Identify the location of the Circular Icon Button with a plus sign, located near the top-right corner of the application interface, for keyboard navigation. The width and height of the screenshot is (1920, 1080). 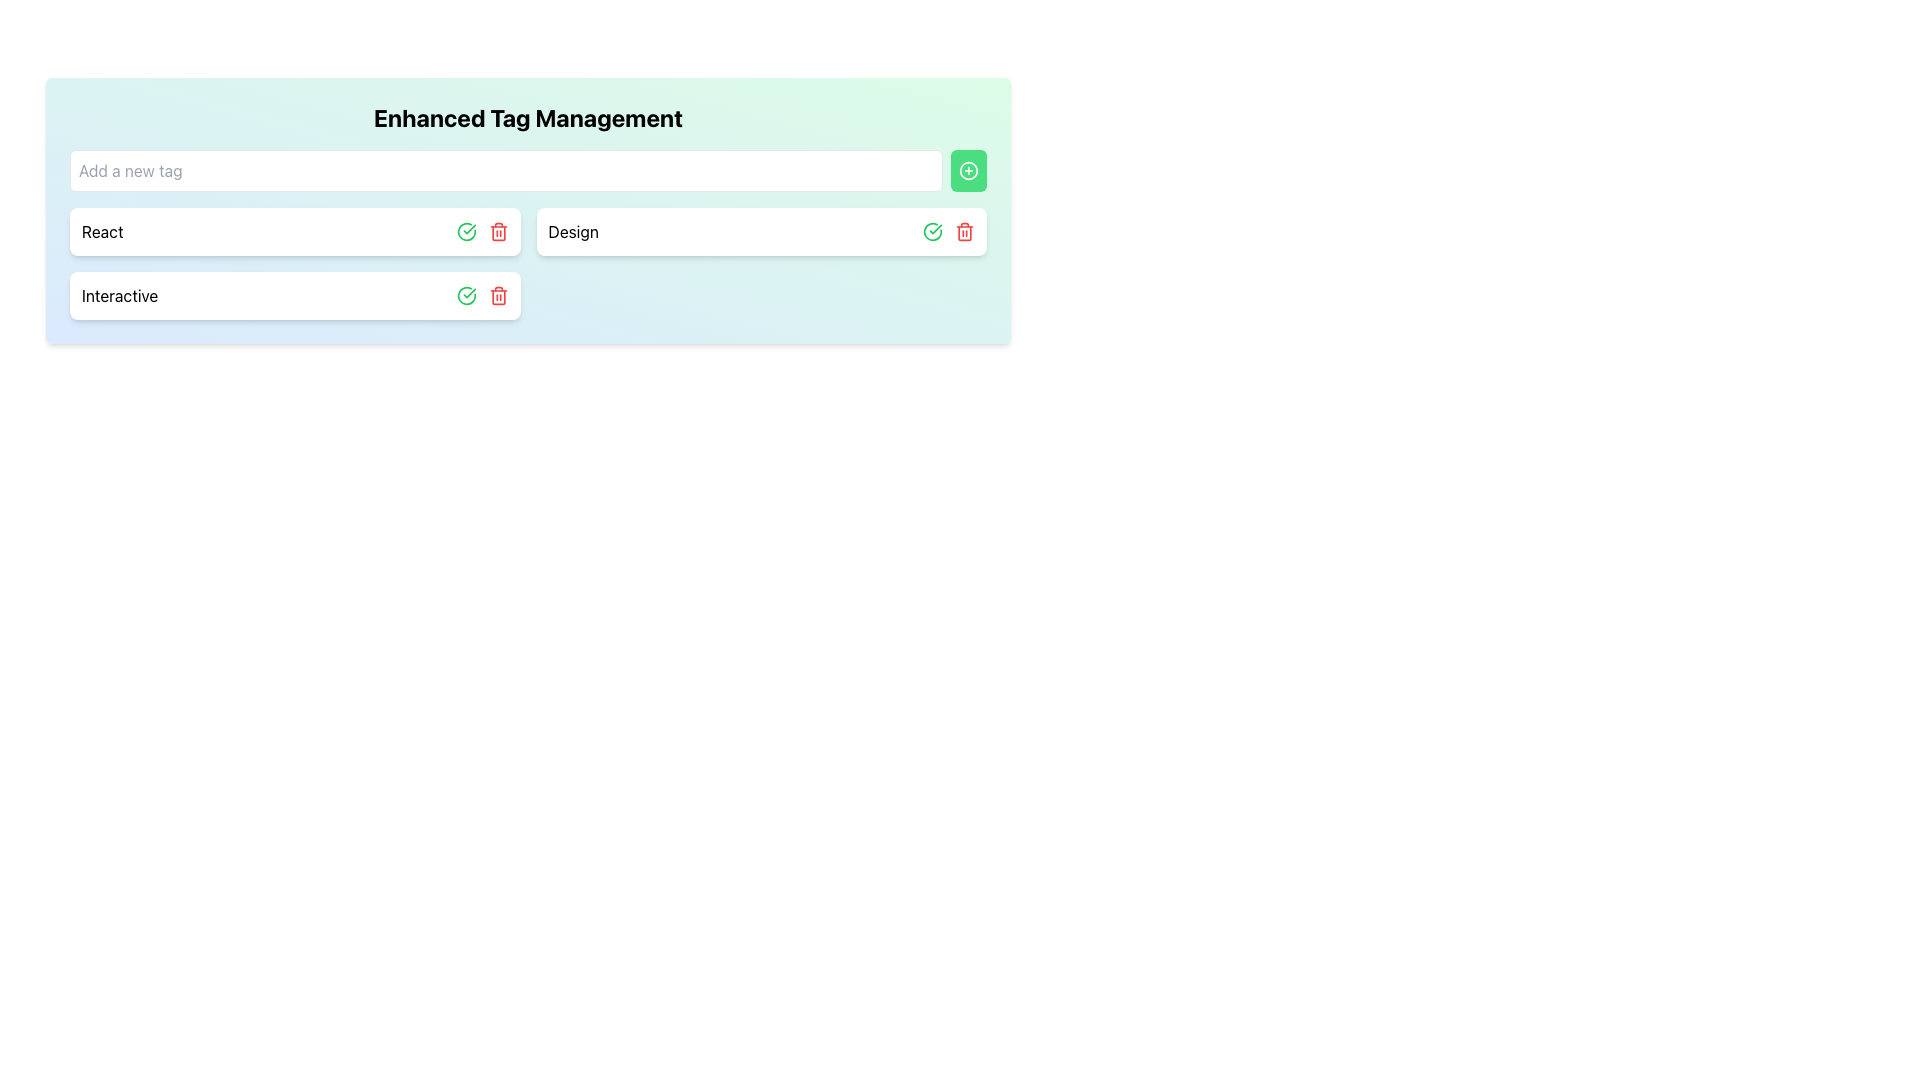
(969, 169).